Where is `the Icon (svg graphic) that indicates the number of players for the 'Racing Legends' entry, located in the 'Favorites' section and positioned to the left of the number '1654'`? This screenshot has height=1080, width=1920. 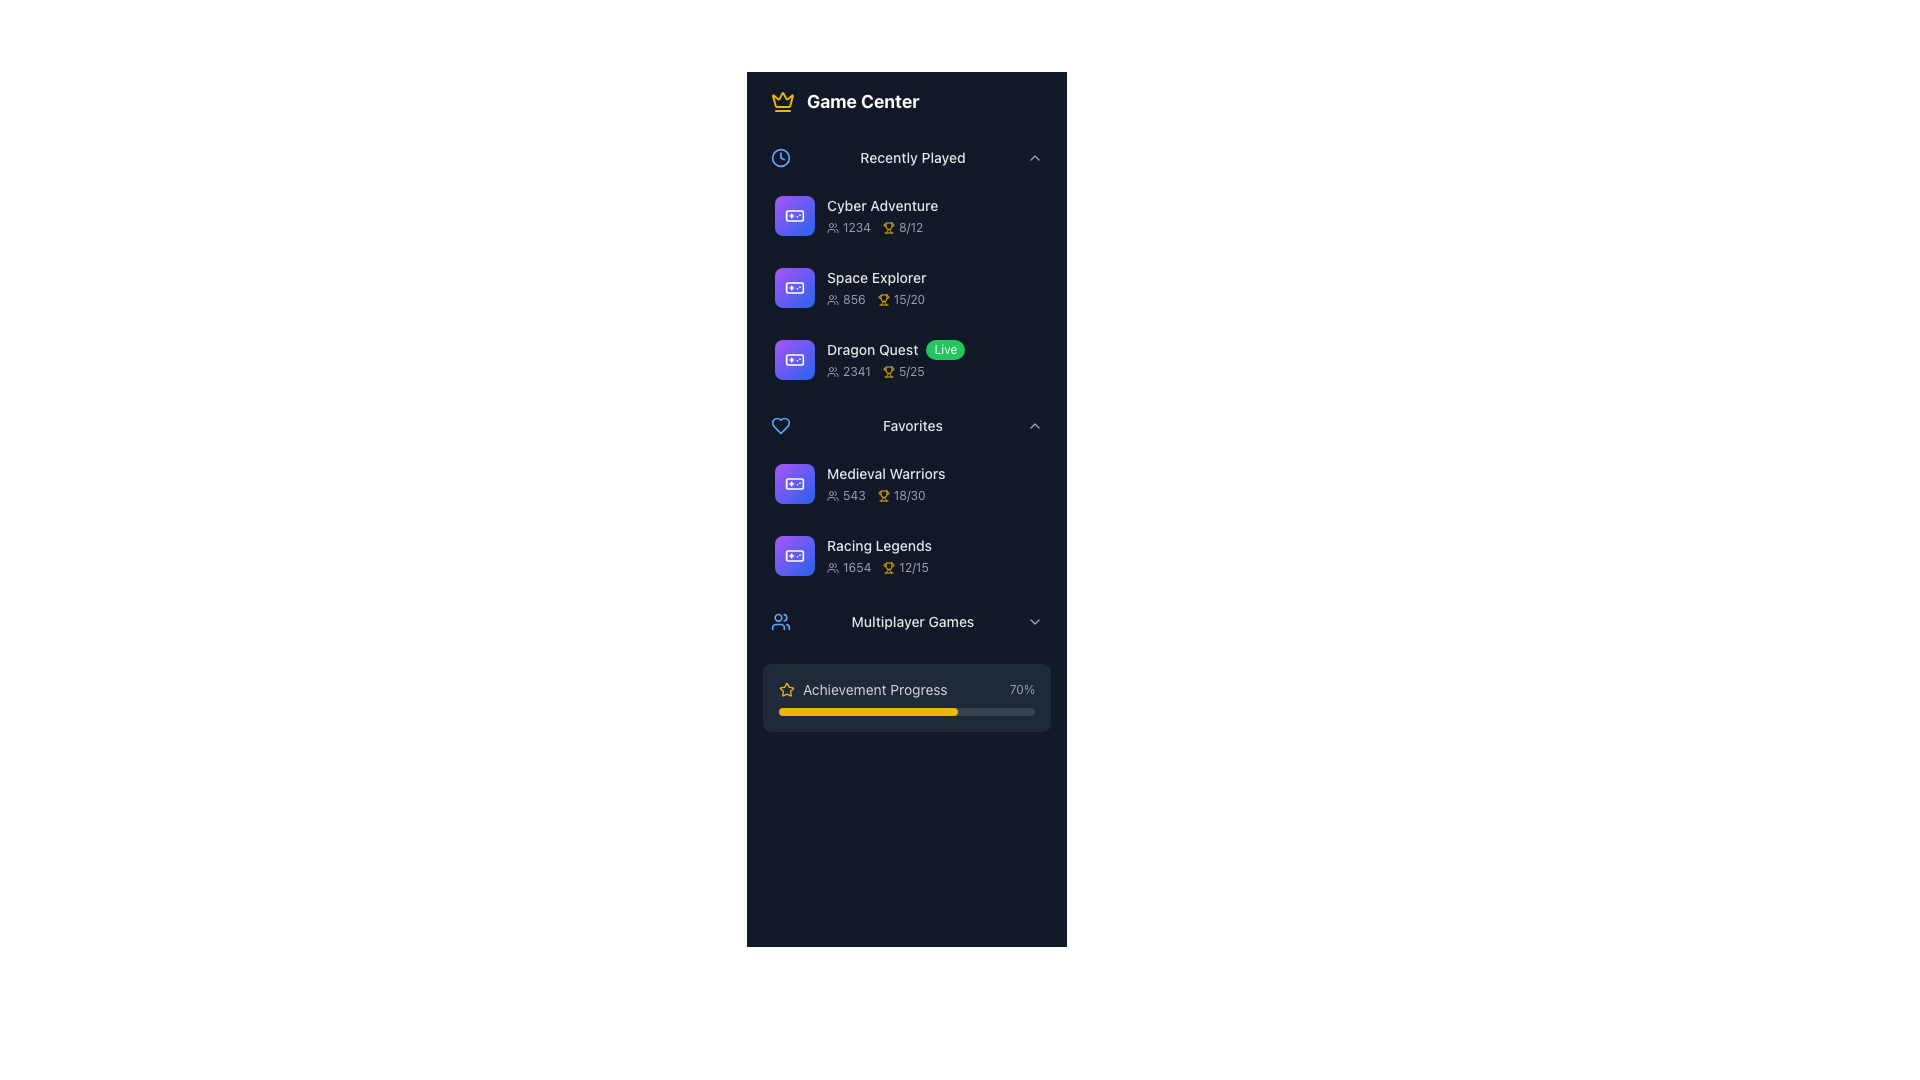
the Icon (svg graphic) that indicates the number of players for the 'Racing Legends' entry, located in the 'Favorites' section and positioned to the left of the number '1654' is located at coordinates (833, 567).